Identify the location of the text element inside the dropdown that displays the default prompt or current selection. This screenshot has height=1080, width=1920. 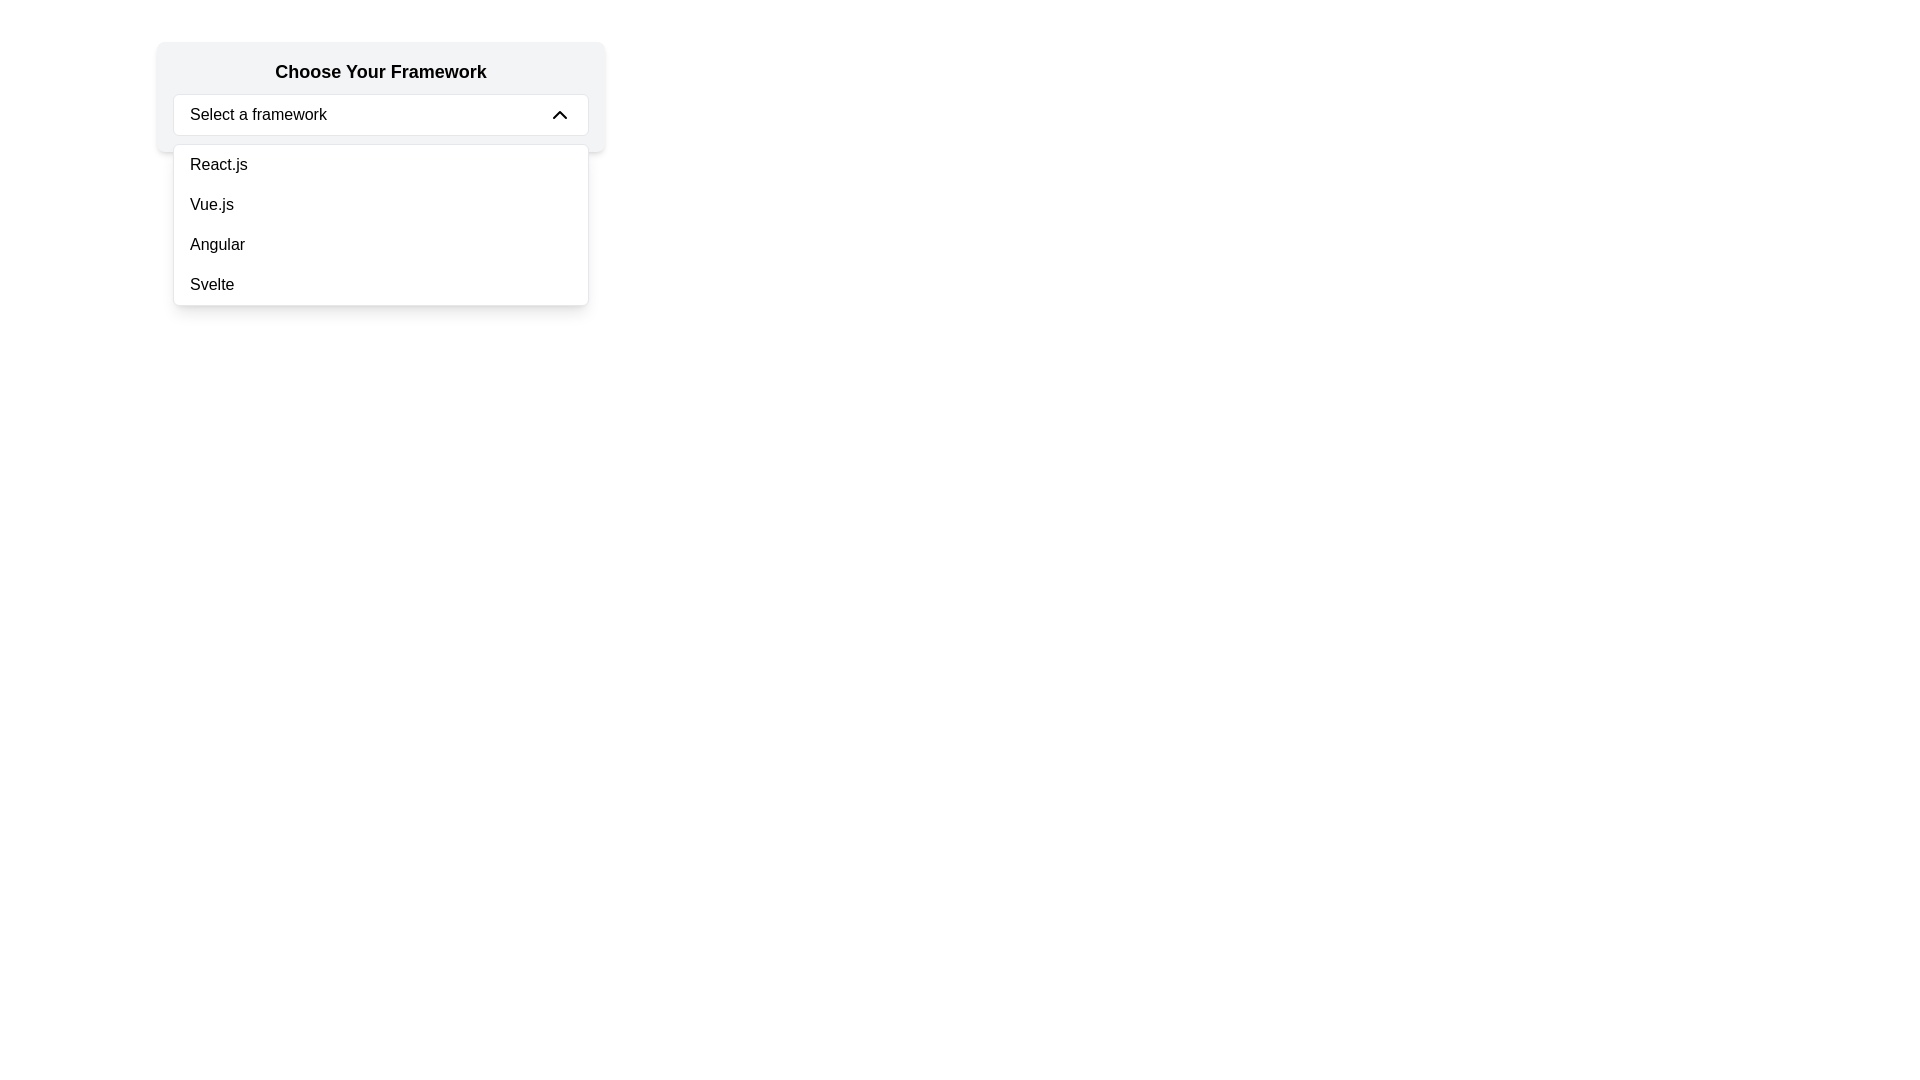
(257, 115).